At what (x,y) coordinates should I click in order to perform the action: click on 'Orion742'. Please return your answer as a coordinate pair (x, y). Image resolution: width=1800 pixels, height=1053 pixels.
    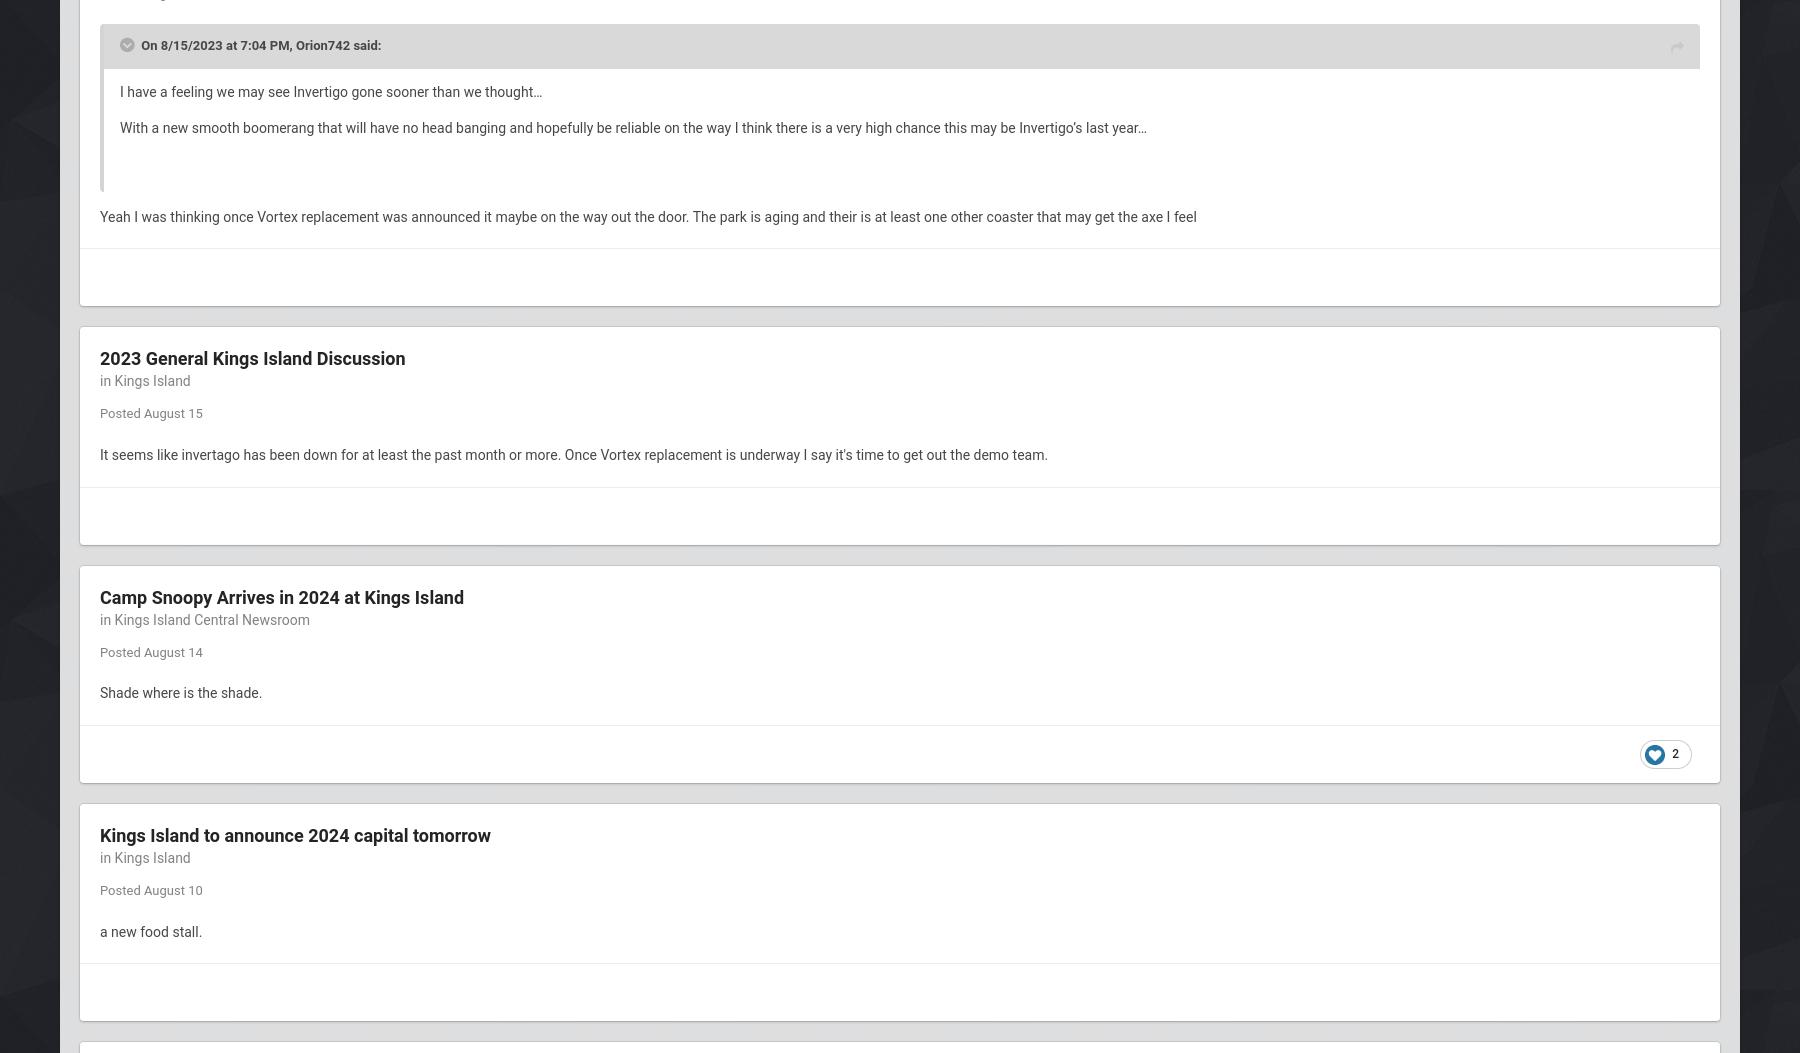
    Looking at the image, I should click on (321, 44).